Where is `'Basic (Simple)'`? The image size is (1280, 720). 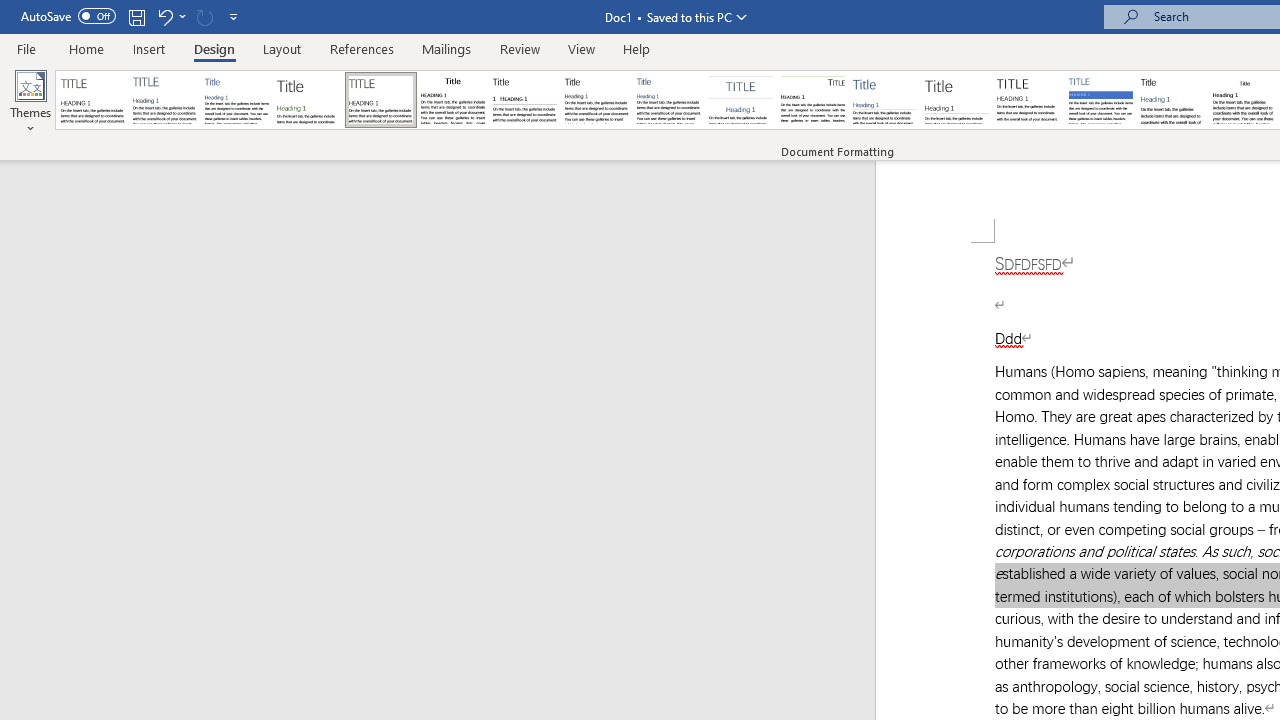
'Basic (Simple)' is located at coordinates (236, 100).